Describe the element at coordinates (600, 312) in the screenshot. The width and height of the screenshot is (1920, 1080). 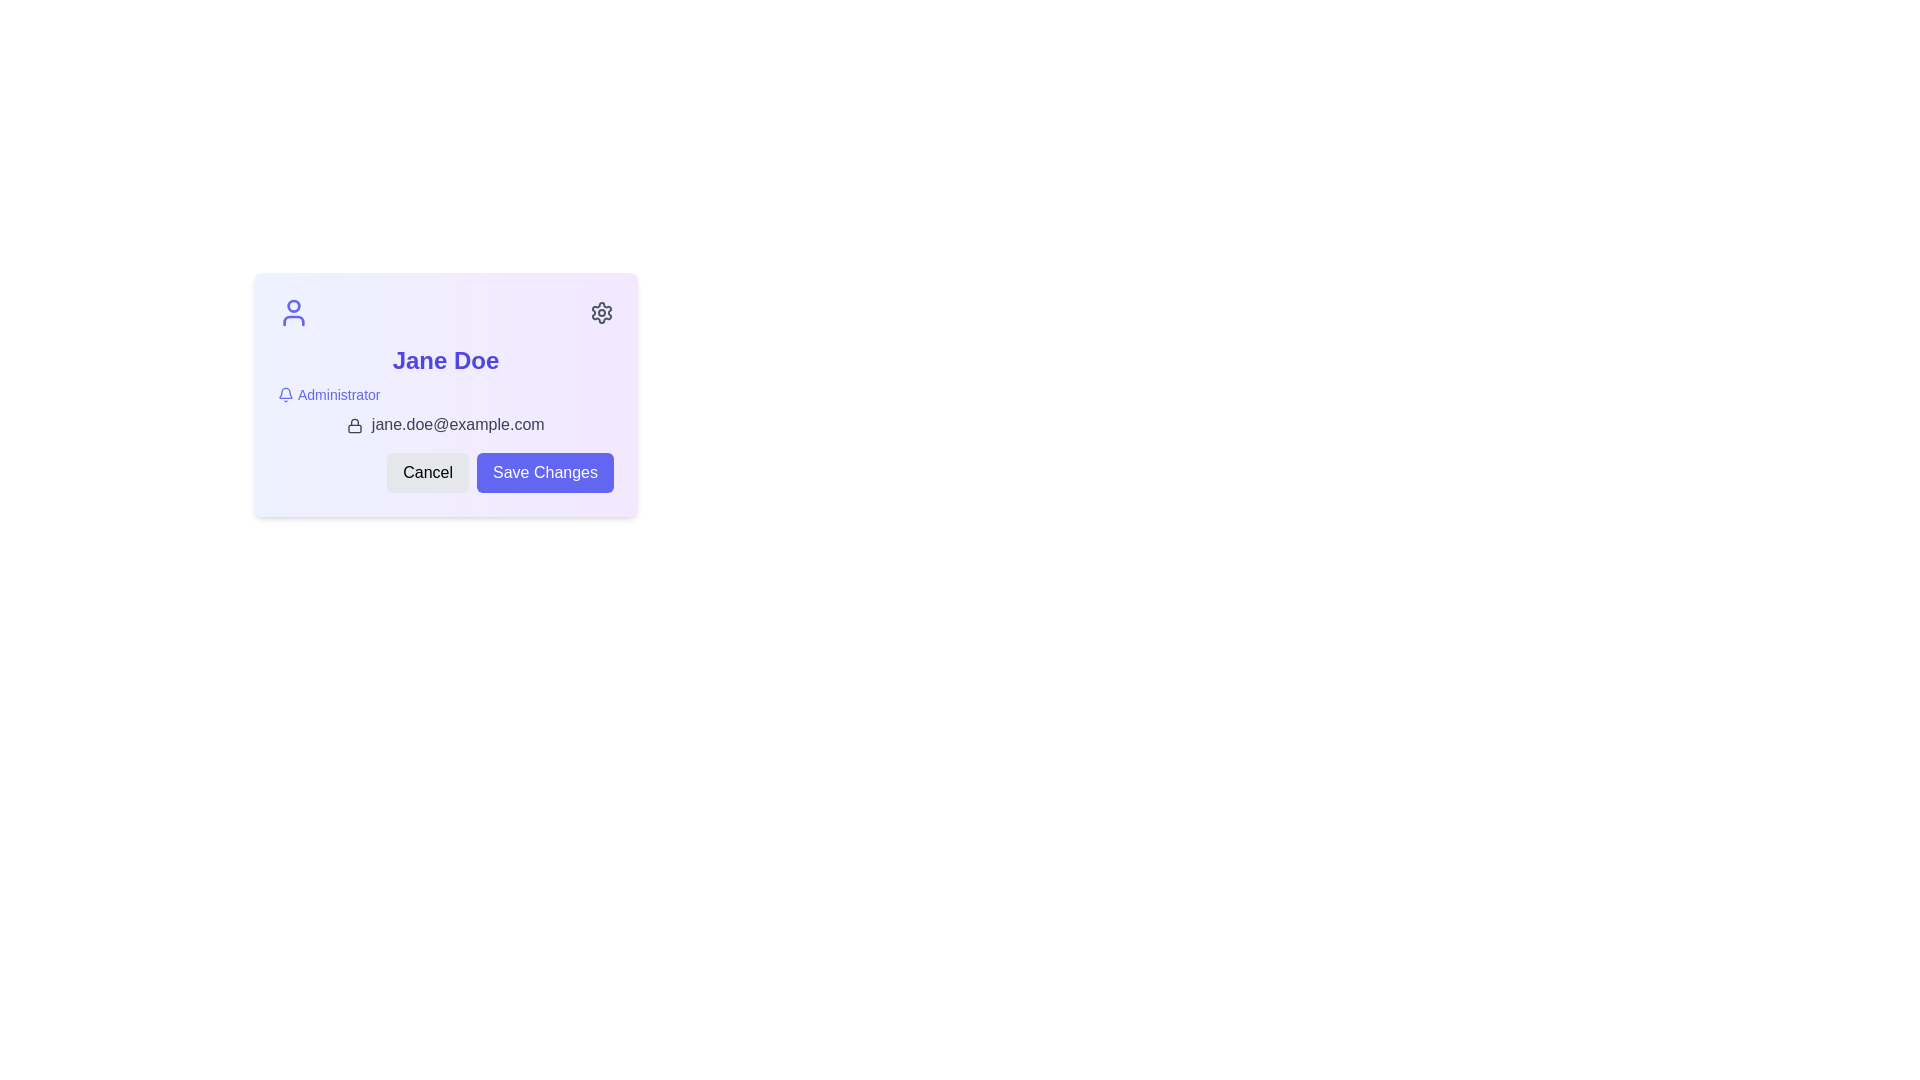
I see `the settings icon located in the upper-right corner of the settings interface` at that location.